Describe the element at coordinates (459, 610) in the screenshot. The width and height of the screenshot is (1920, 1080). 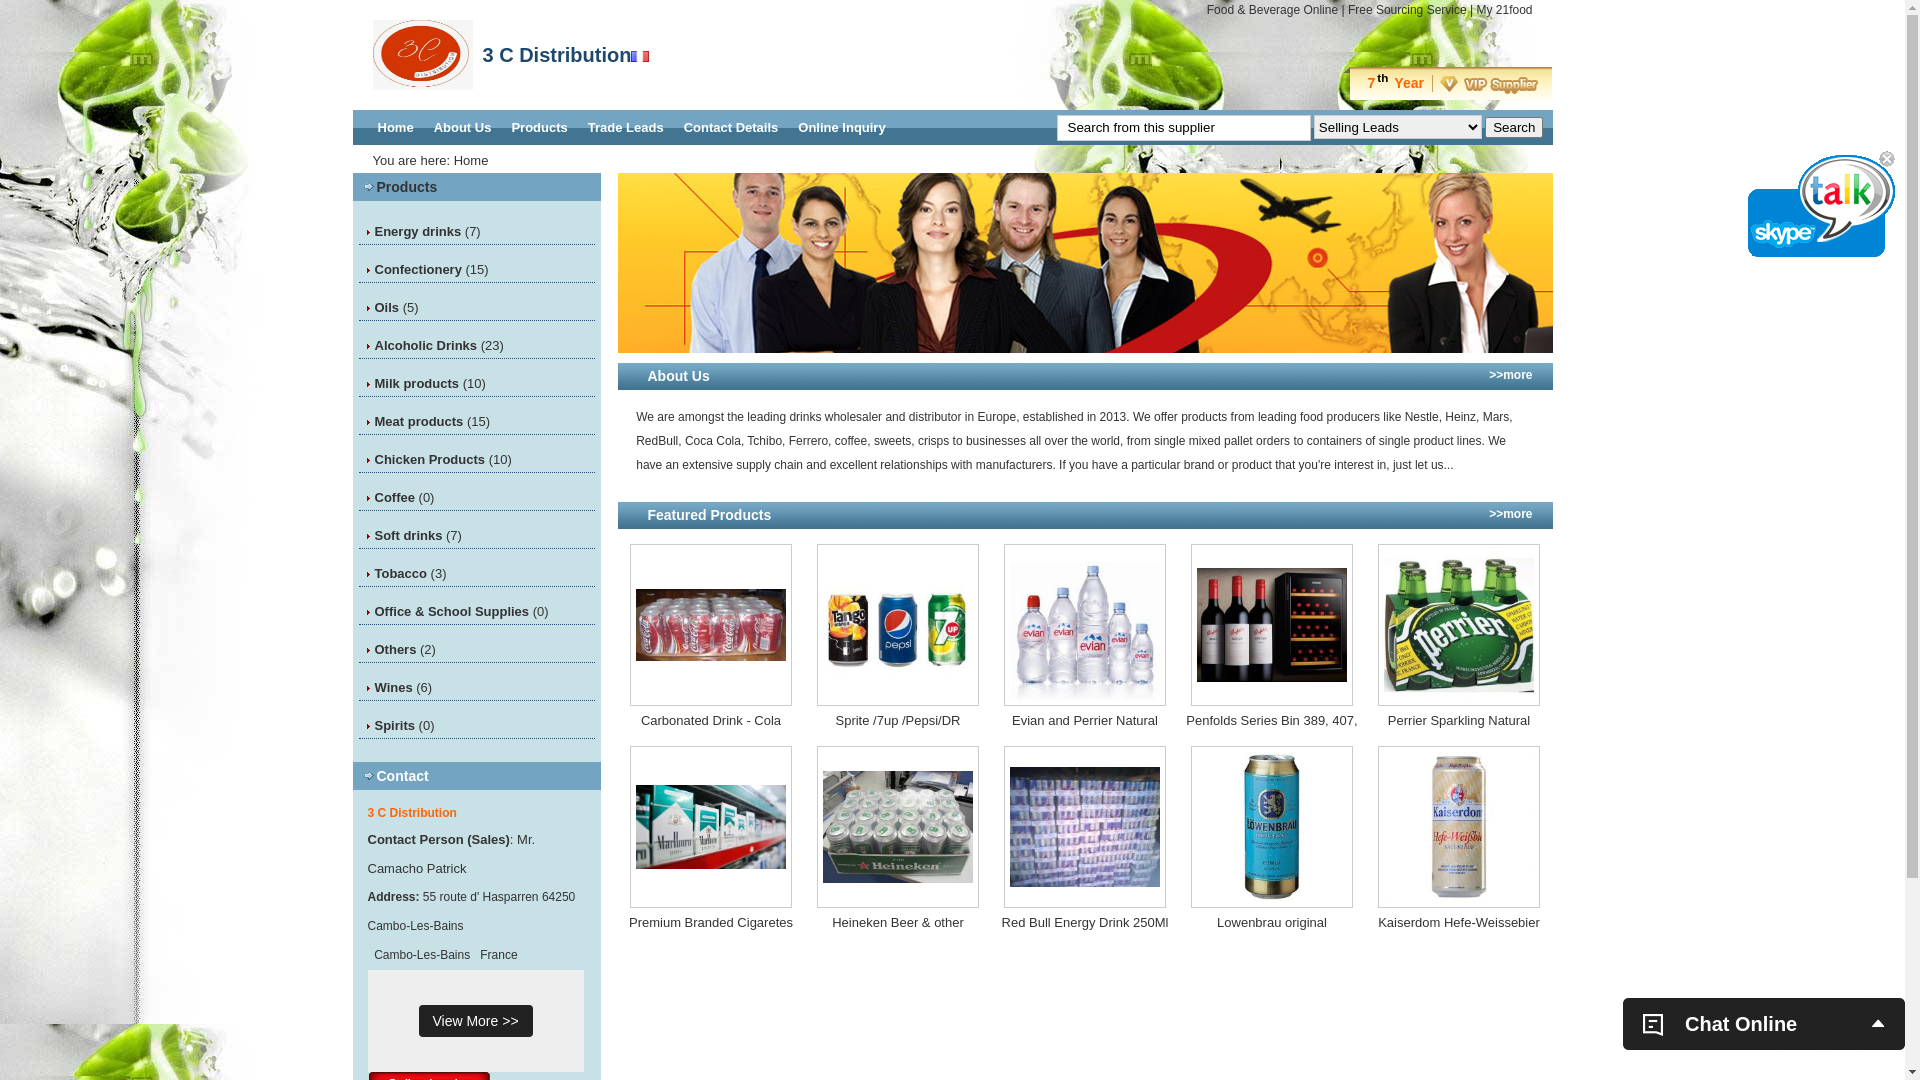
I see `'Office & School Supplies (0)'` at that location.